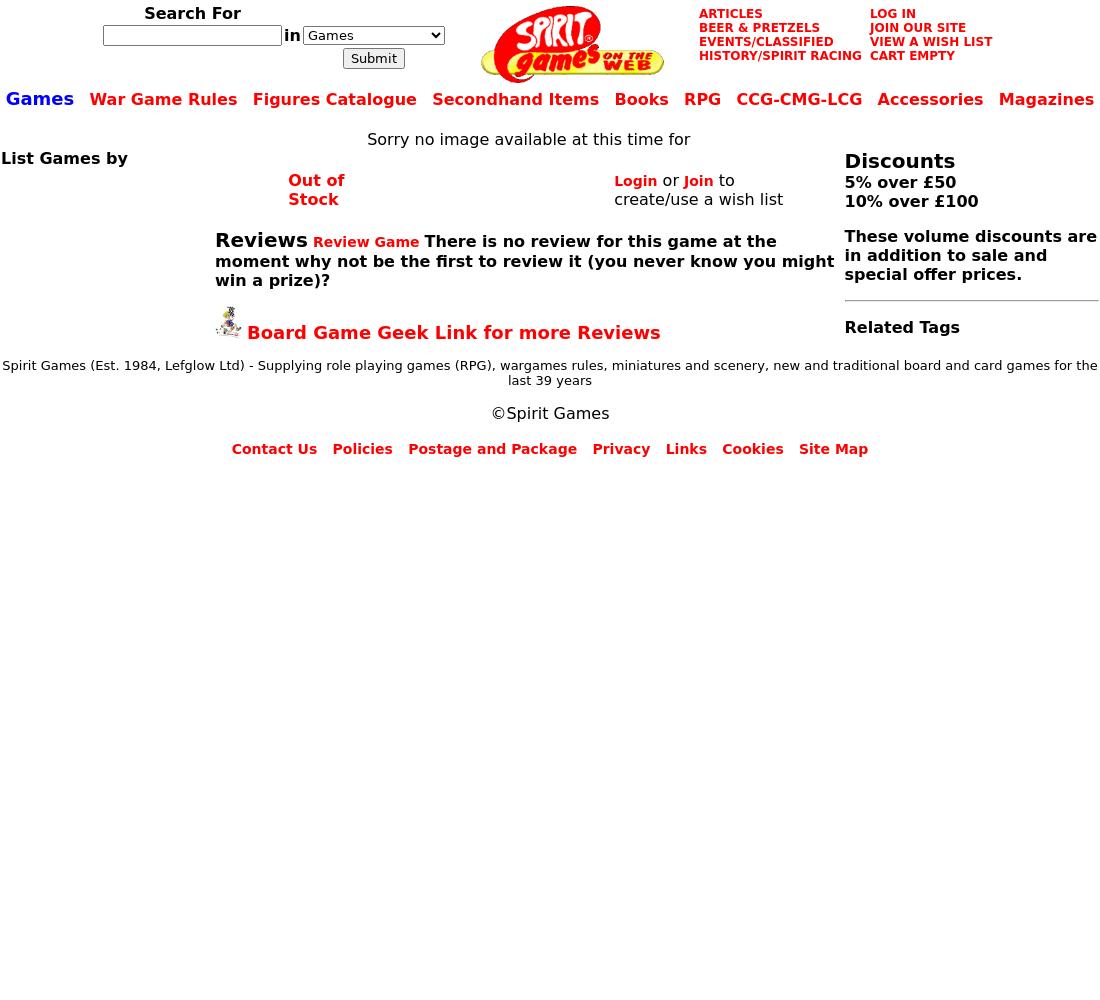 Image resolution: width=1100 pixels, height=1000 pixels. I want to click on 'Login', so click(635, 180).